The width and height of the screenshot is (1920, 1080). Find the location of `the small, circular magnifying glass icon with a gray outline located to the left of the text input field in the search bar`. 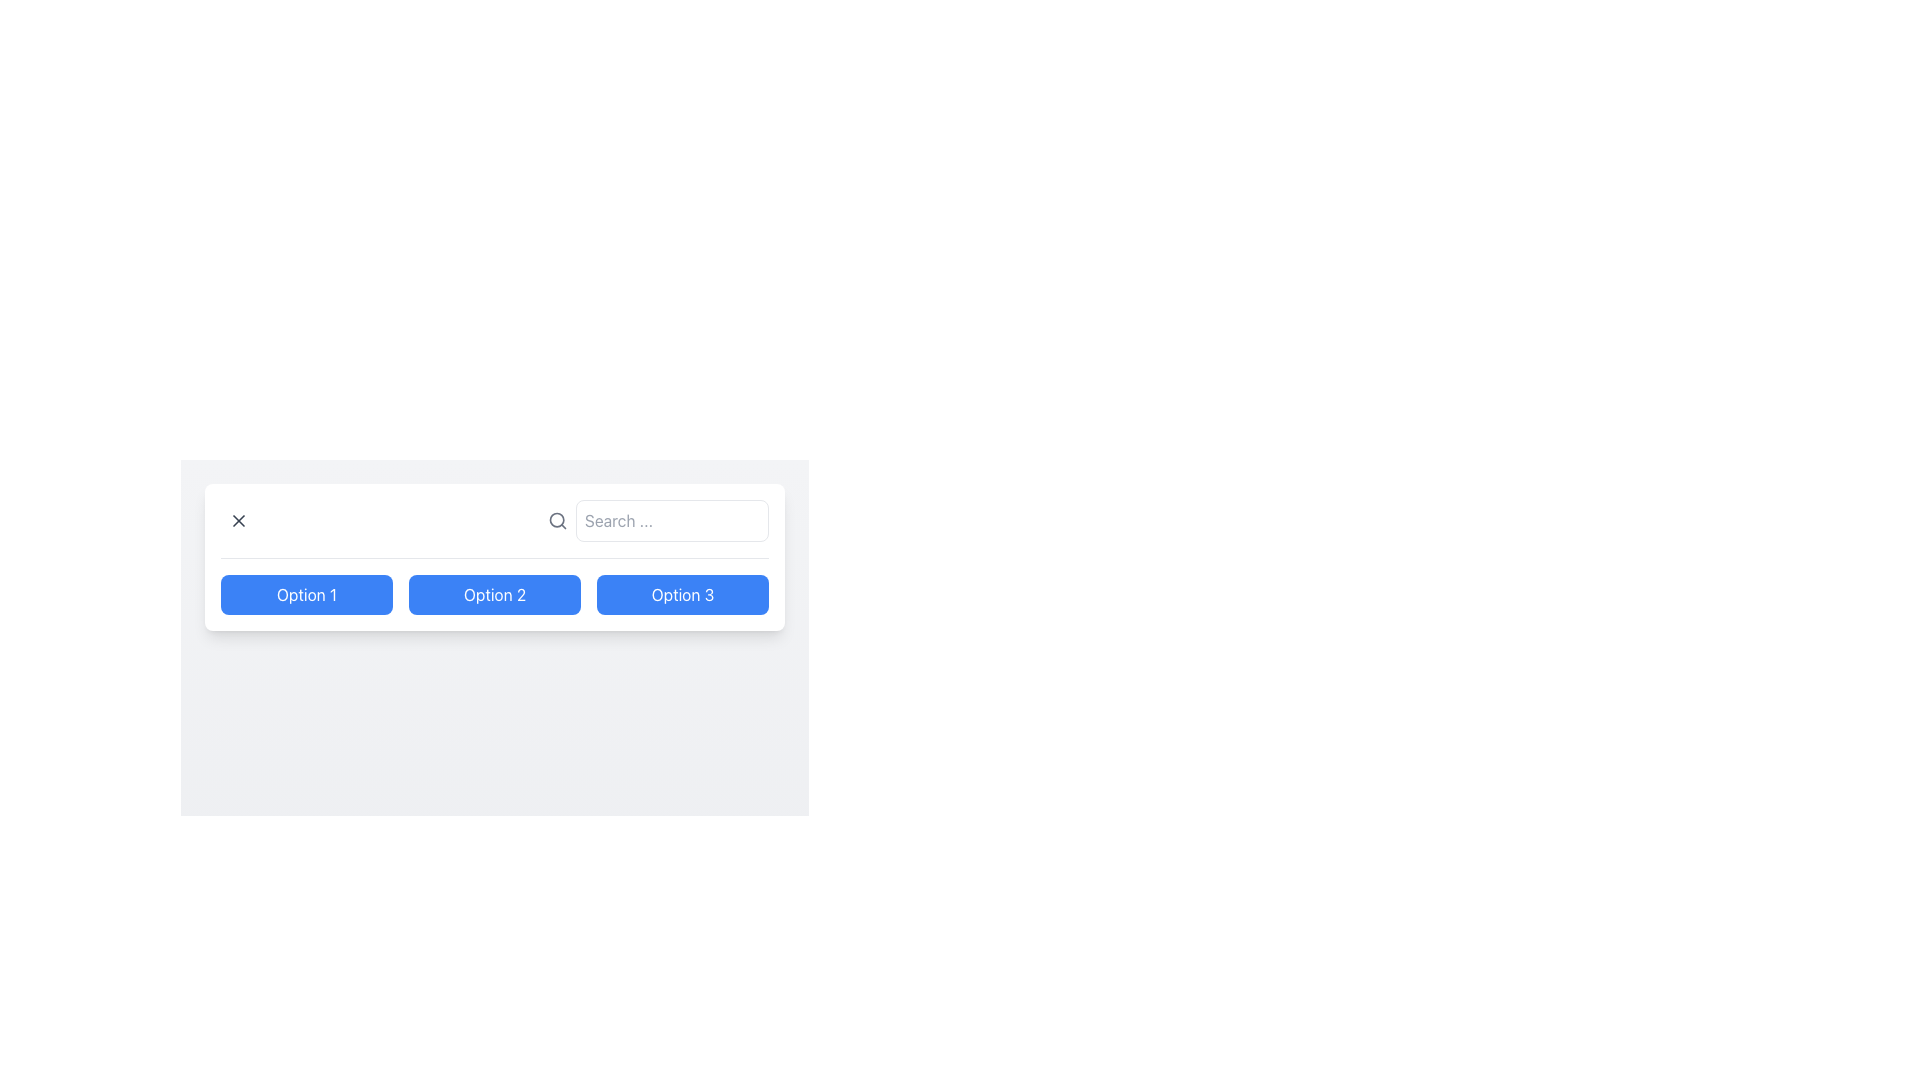

the small, circular magnifying glass icon with a gray outline located to the left of the text input field in the search bar is located at coordinates (557, 519).